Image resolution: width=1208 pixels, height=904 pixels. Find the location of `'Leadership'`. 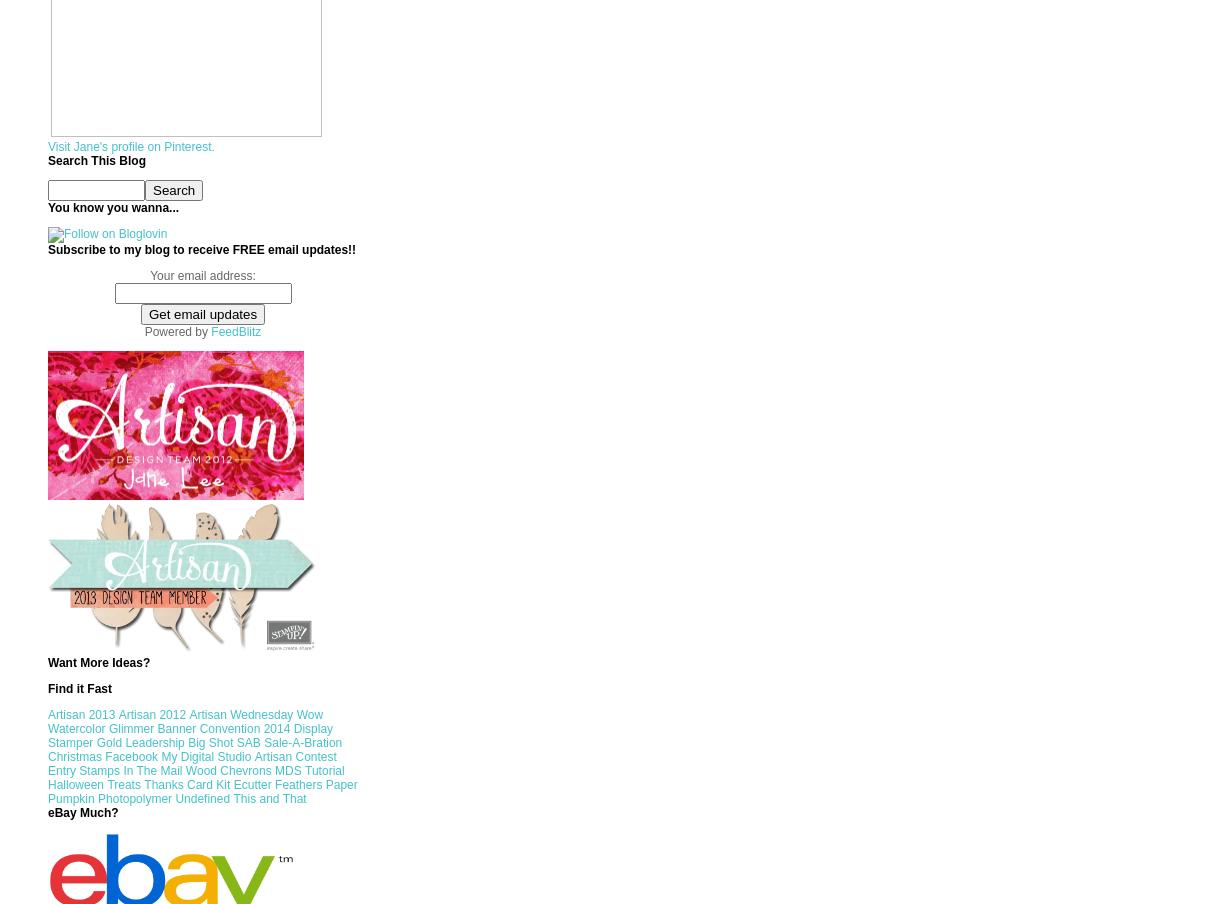

'Leadership' is located at coordinates (124, 742).